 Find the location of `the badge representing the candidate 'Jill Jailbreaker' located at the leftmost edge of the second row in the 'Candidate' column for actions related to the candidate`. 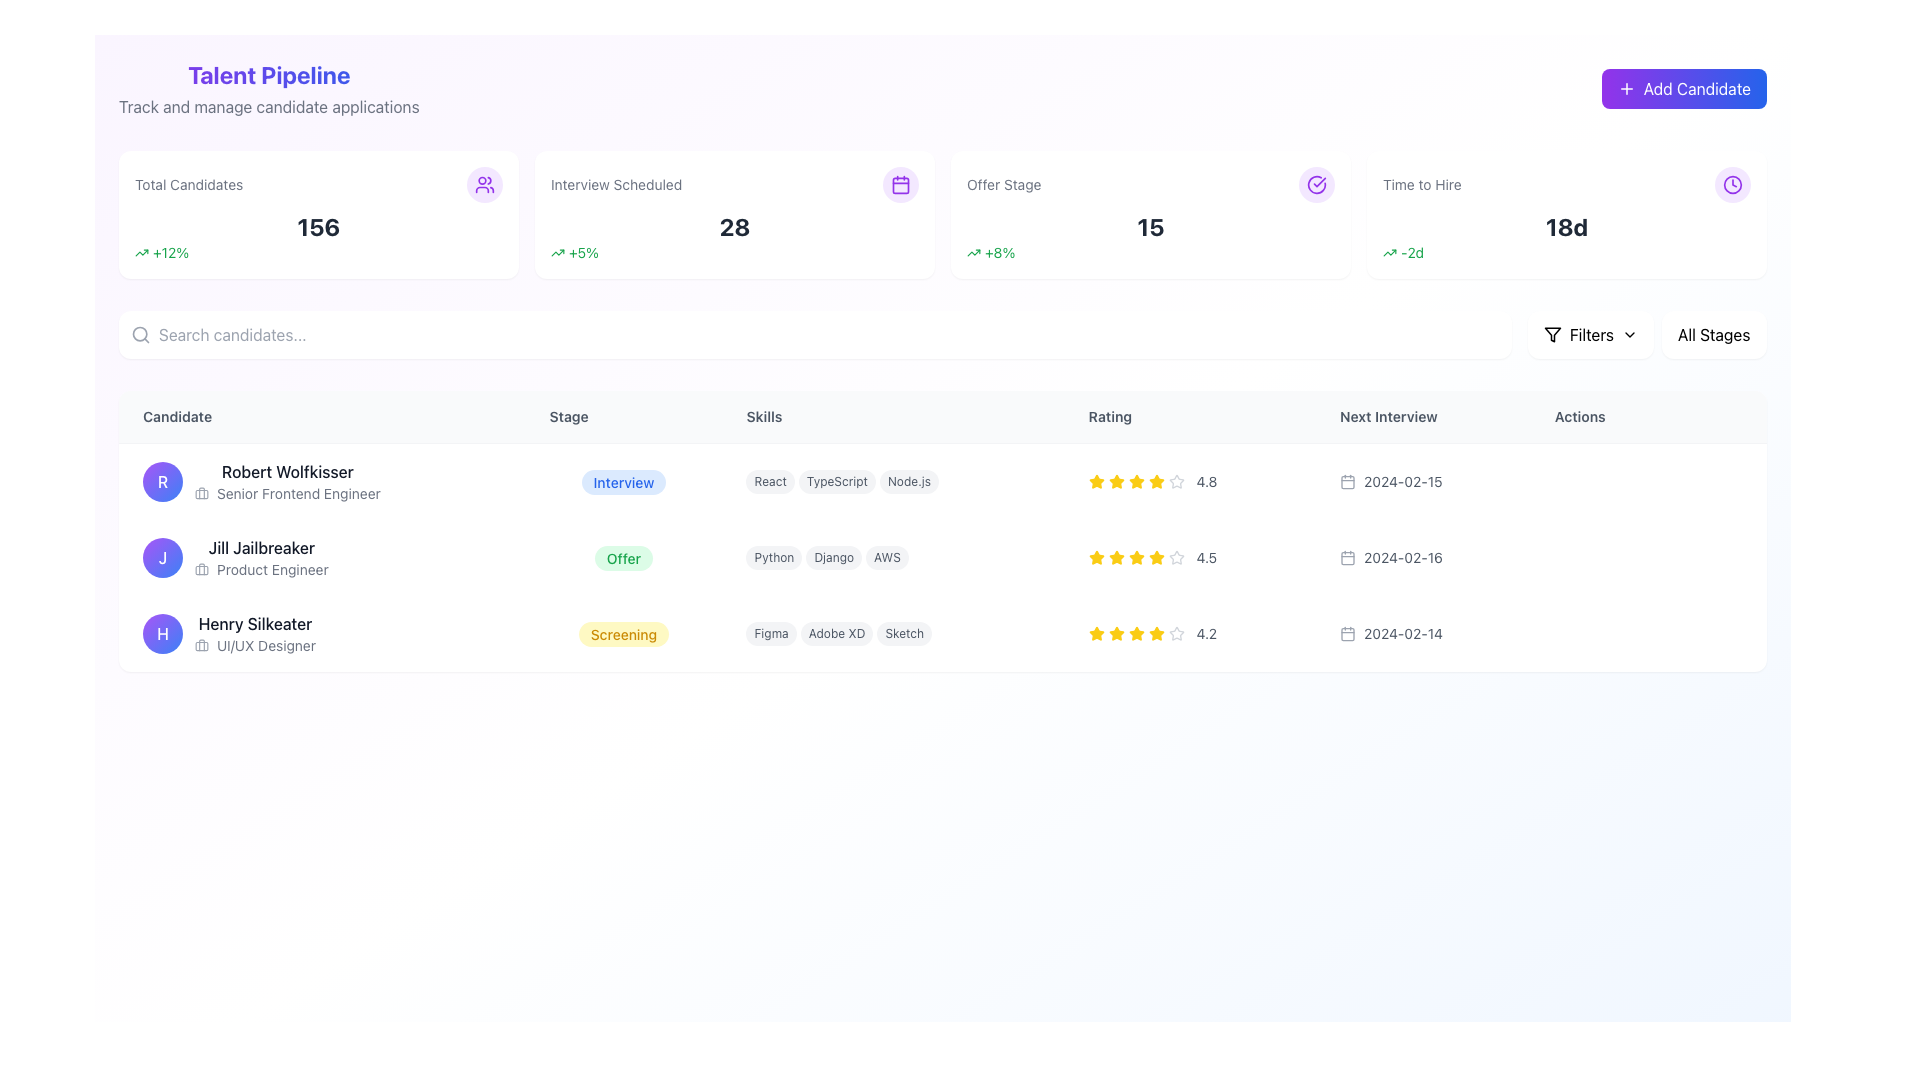

the badge representing the candidate 'Jill Jailbreaker' located at the leftmost edge of the second row in the 'Candidate' column for actions related to the candidate is located at coordinates (163, 558).